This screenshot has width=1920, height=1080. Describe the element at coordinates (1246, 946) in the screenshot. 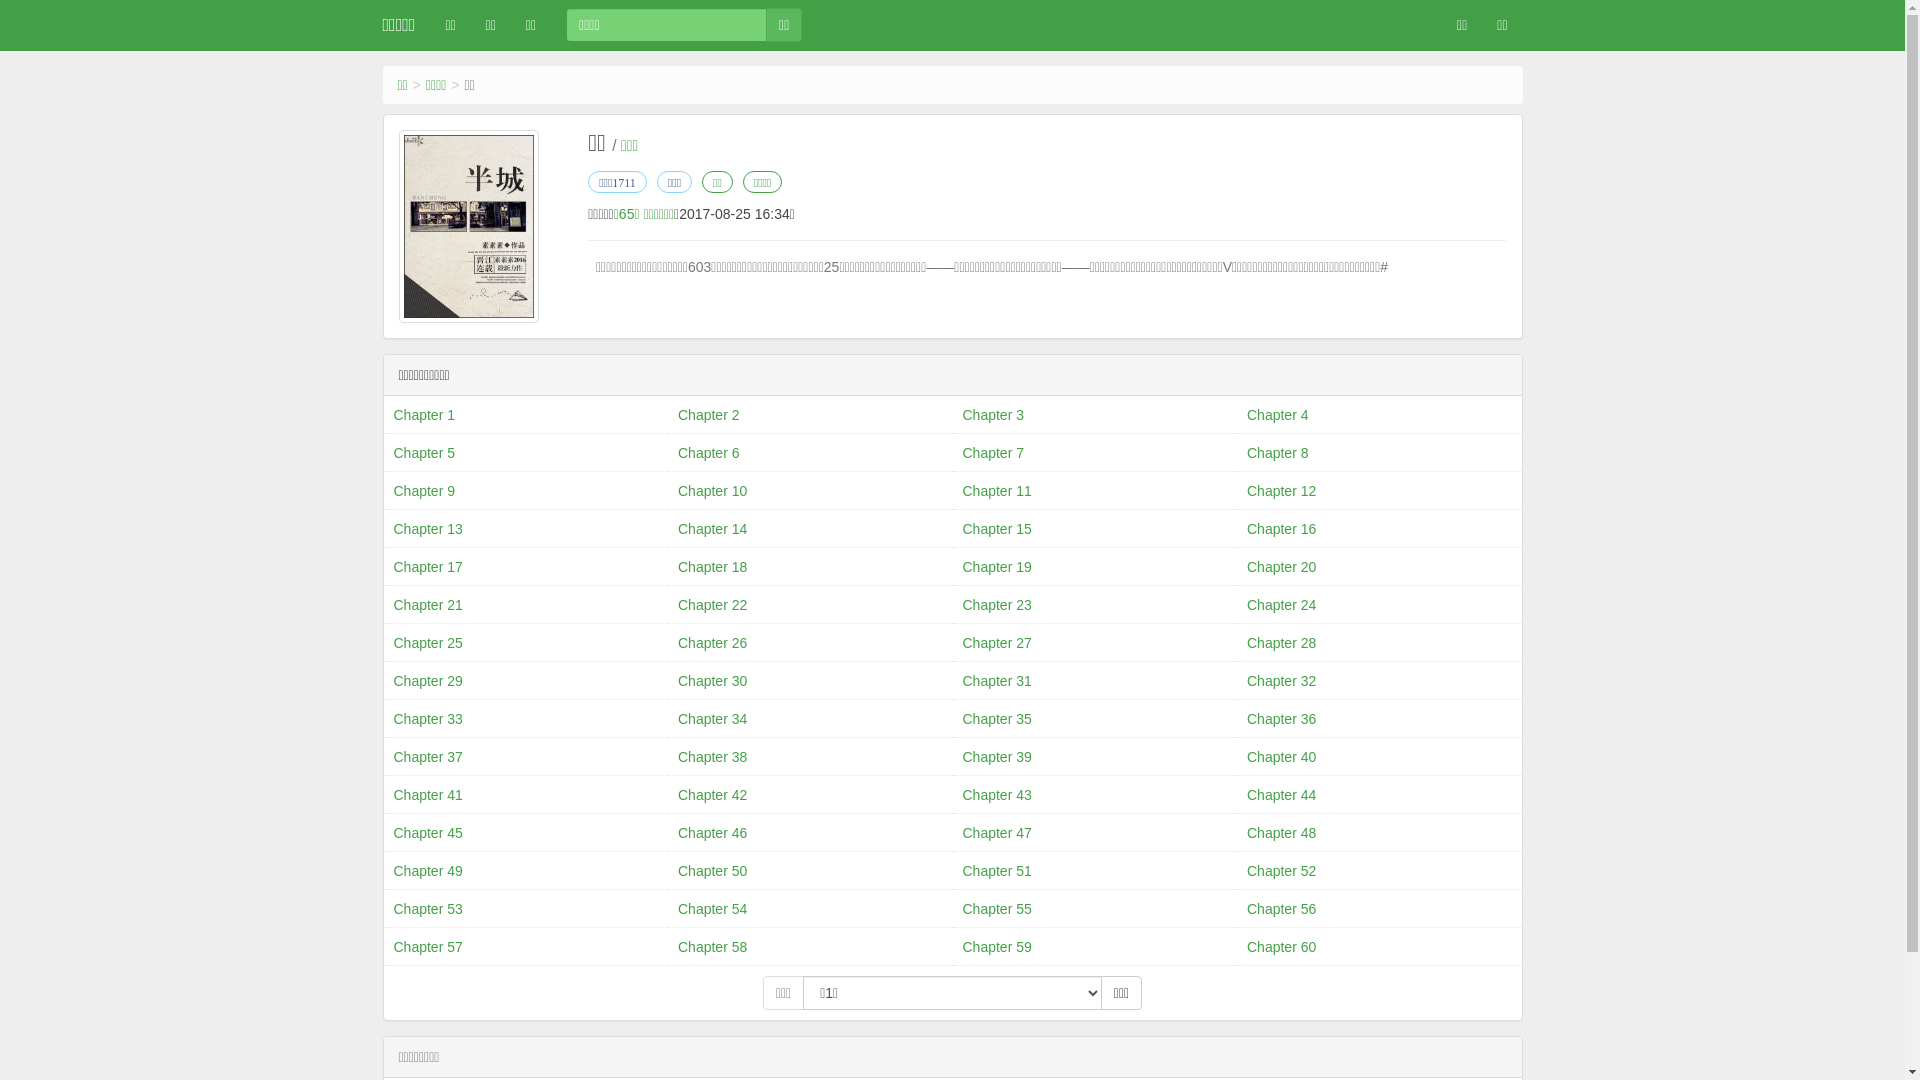

I see `'Chapter 60'` at that location.